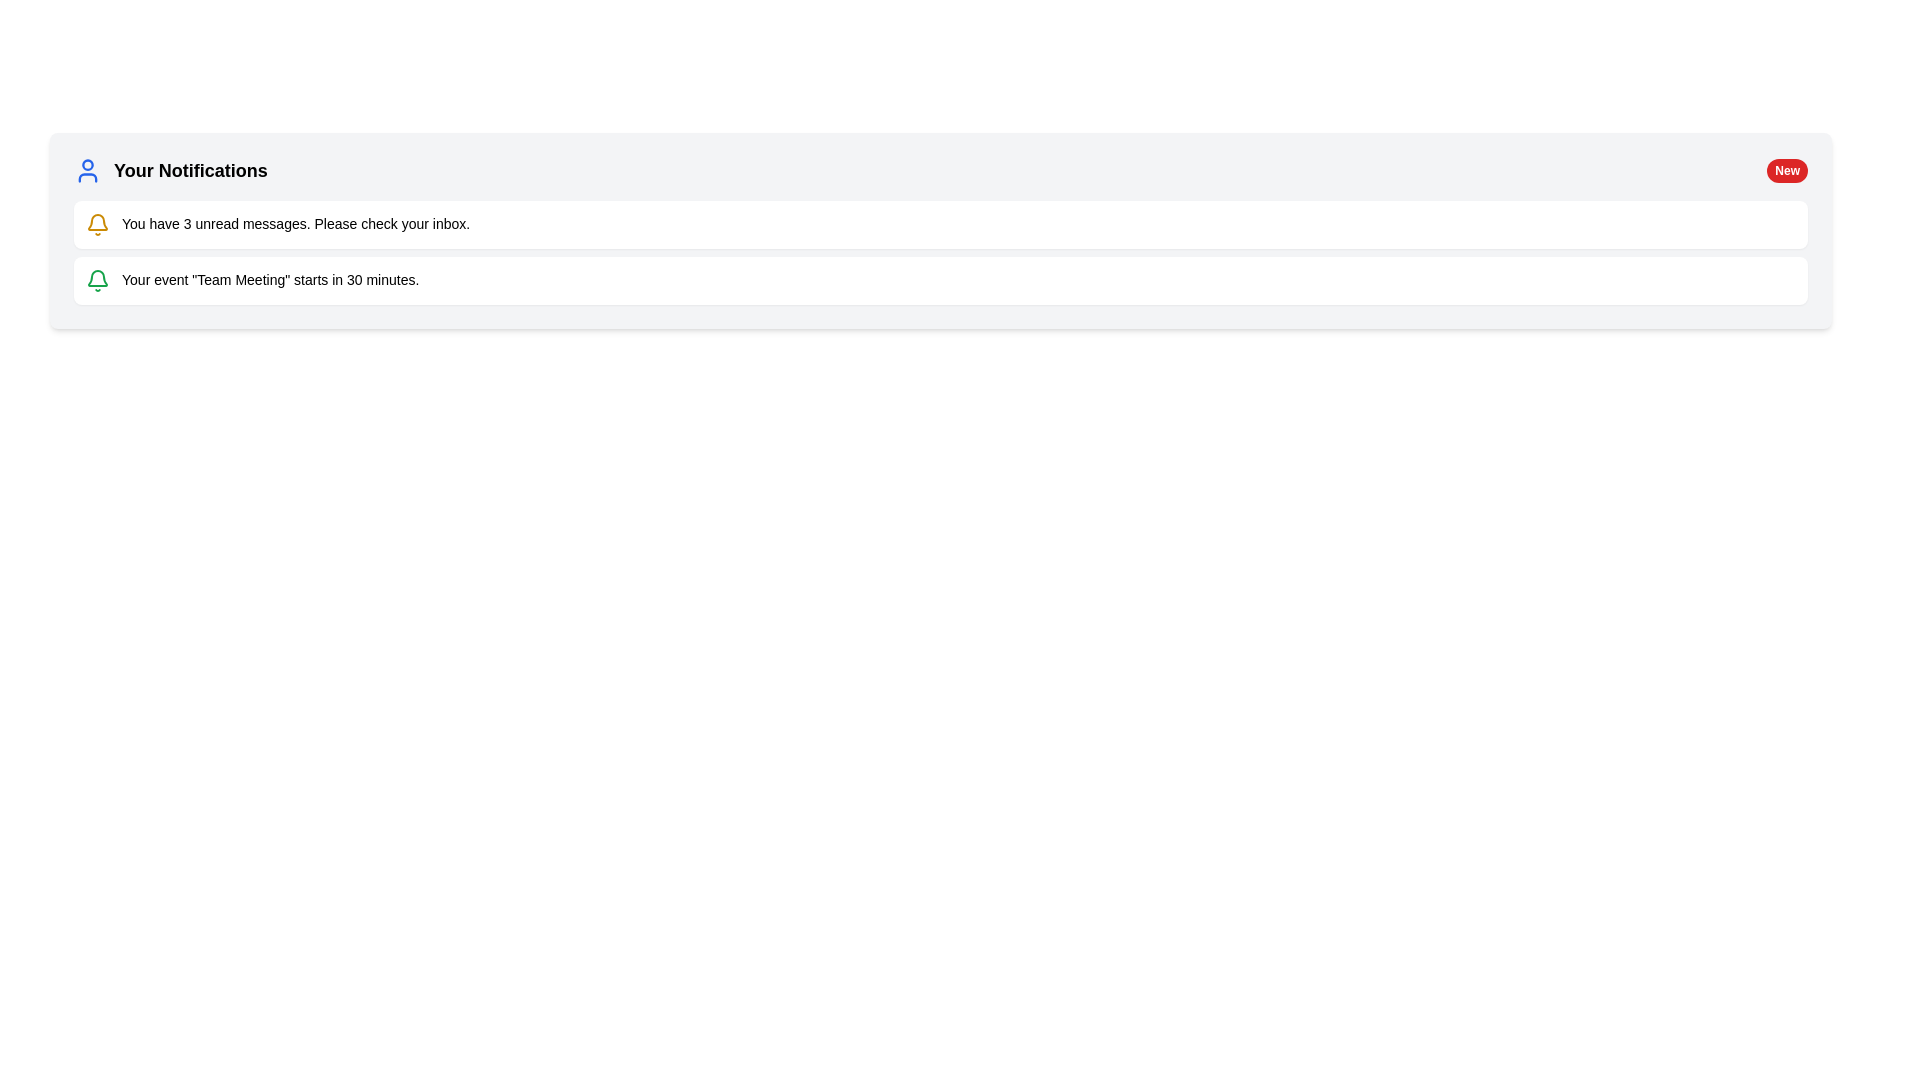  Describe the element at coordinates (295, 224) in the screenshot. I see `the Text Label element displaying the notification message 'You have 3 unread messages. Please check your inbox.' which is located in the notification section under 'Your Notifications.'` at that location.